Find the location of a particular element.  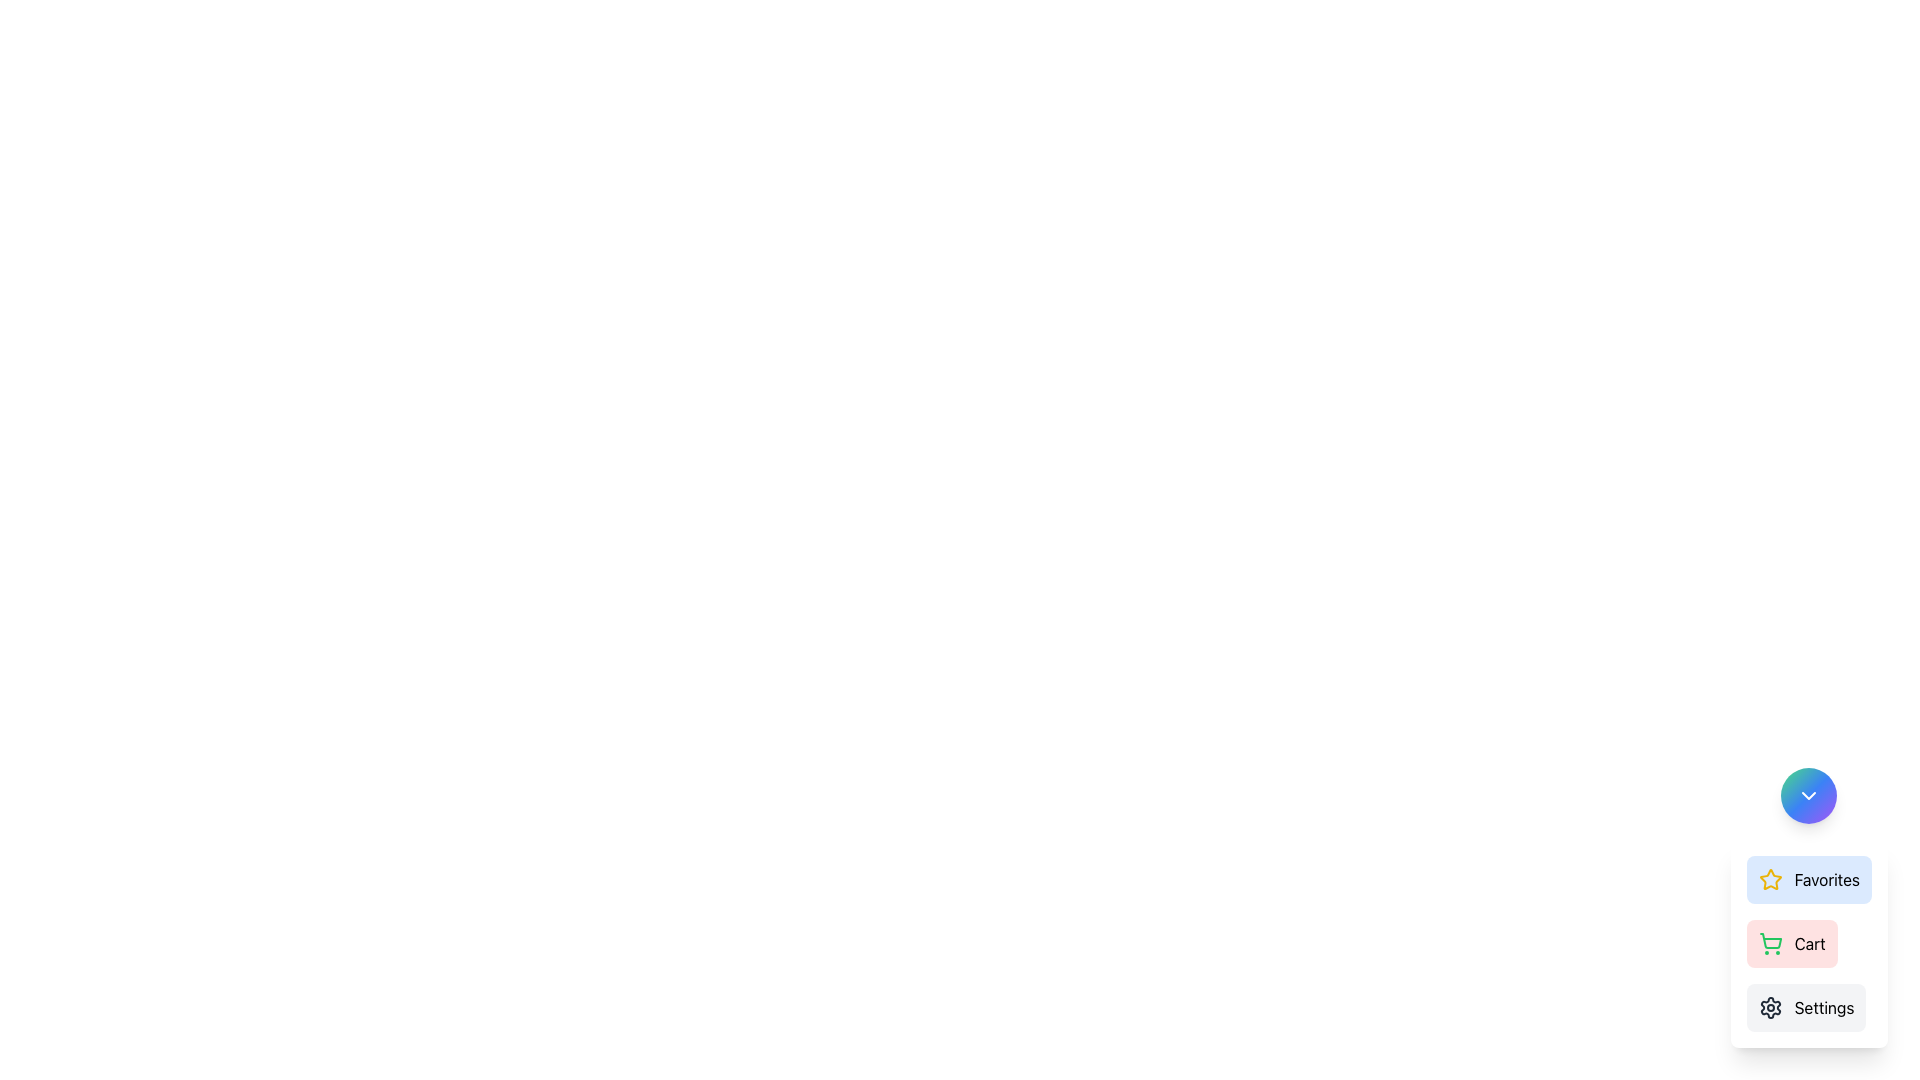

the downwards-pointing chevron icon within the circular button located at the bottom-right corner of the interface is located at coordinates (1809, 794).